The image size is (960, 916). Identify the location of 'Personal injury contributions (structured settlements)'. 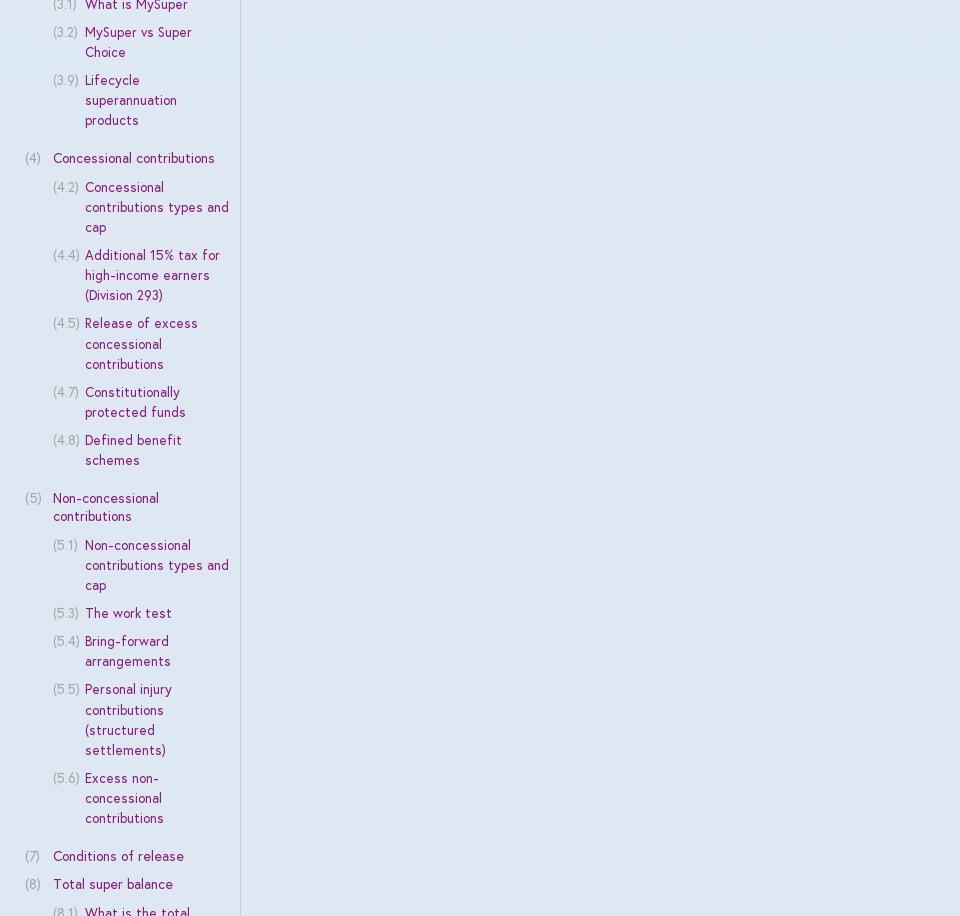
(126, 718).